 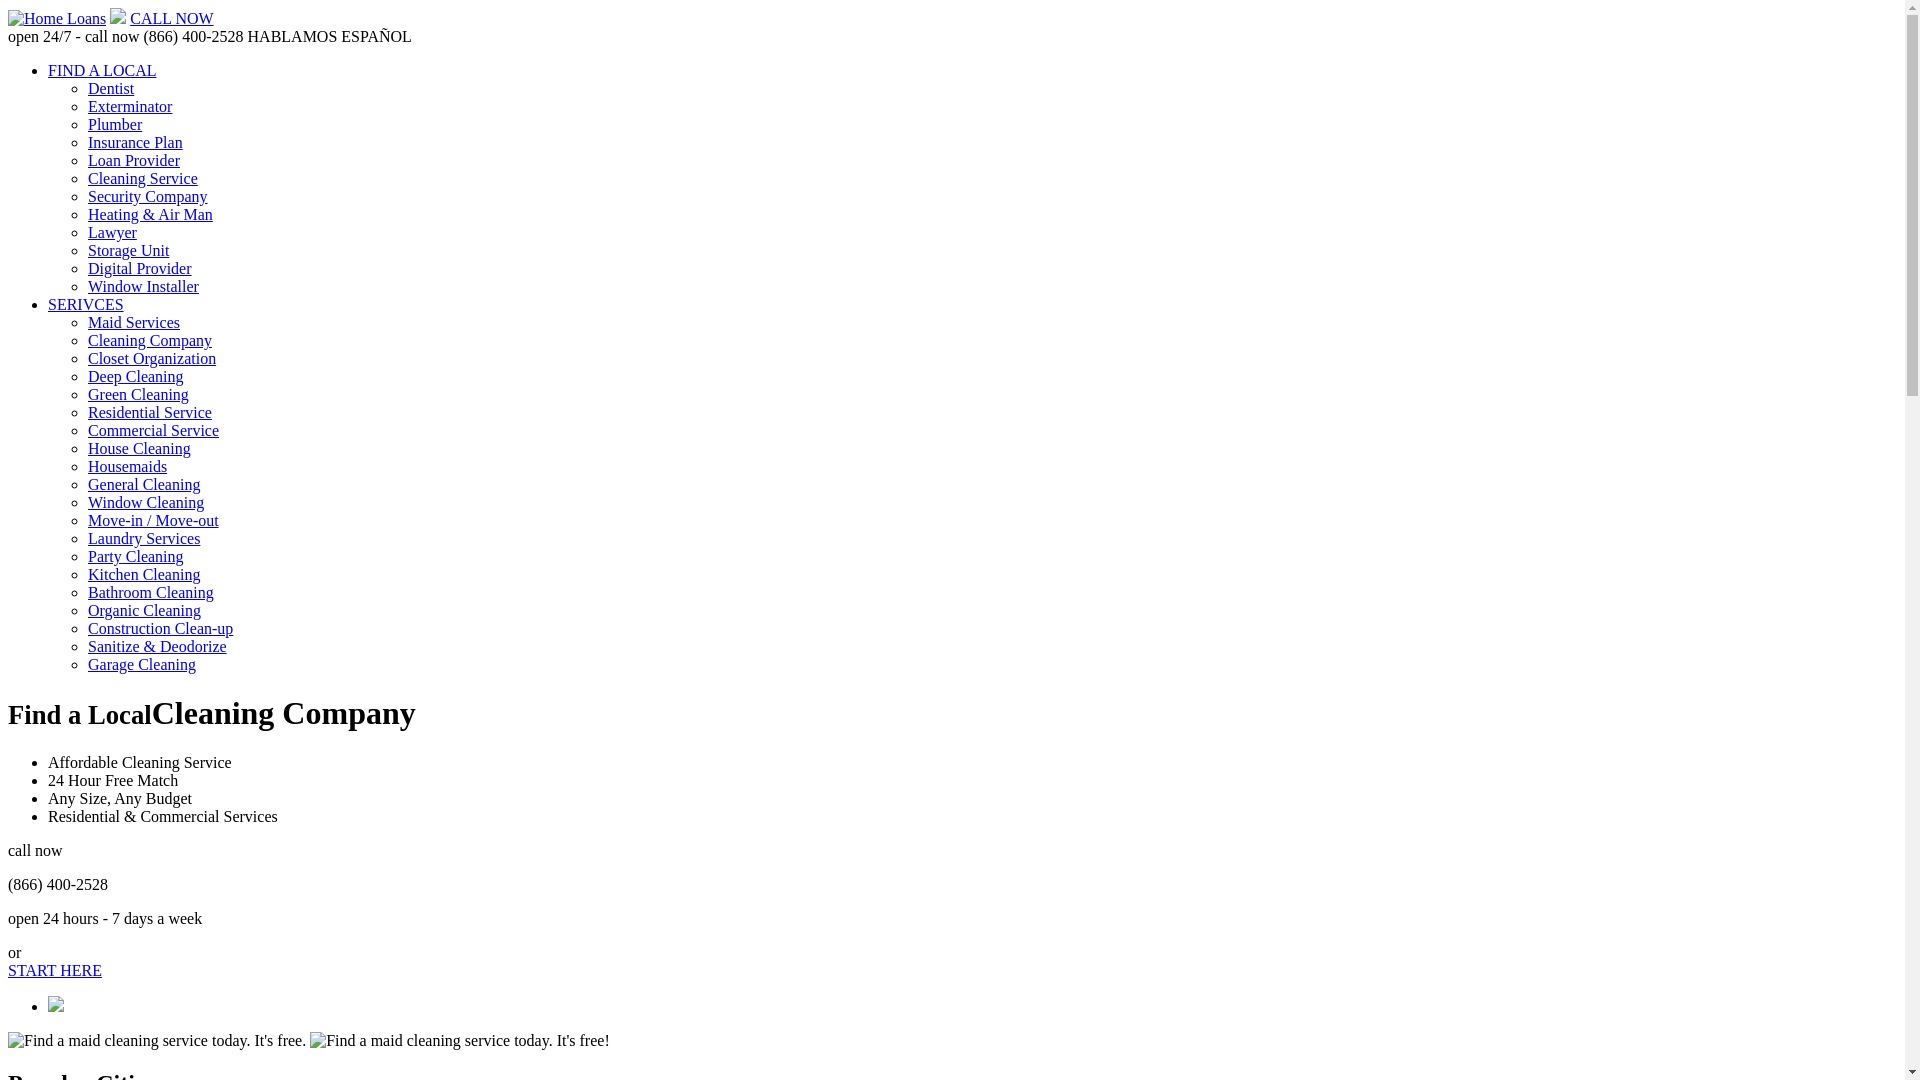 What do you see at coordinates (86, 339) in the screenshot?
I see `'Cleaning Company'` at bounding box center [86, 339].